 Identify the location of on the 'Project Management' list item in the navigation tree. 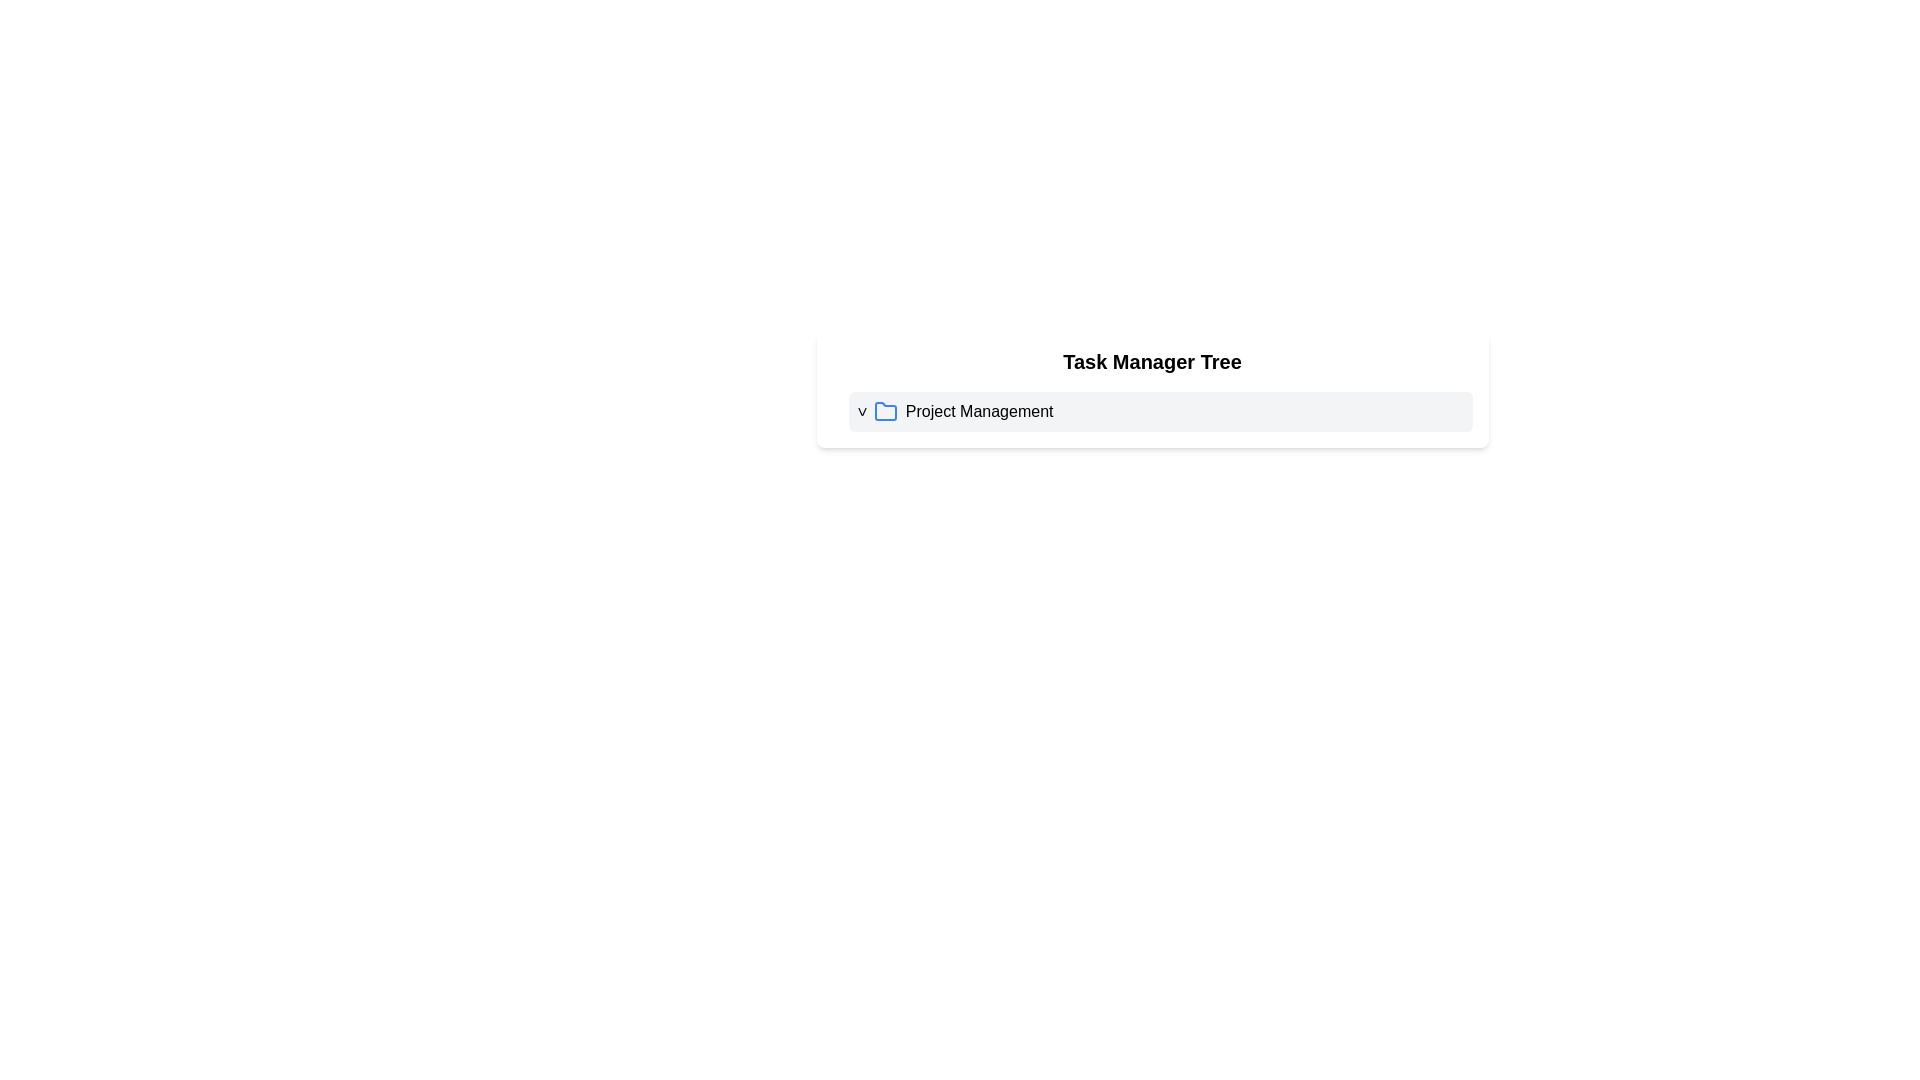
(1152, 411).